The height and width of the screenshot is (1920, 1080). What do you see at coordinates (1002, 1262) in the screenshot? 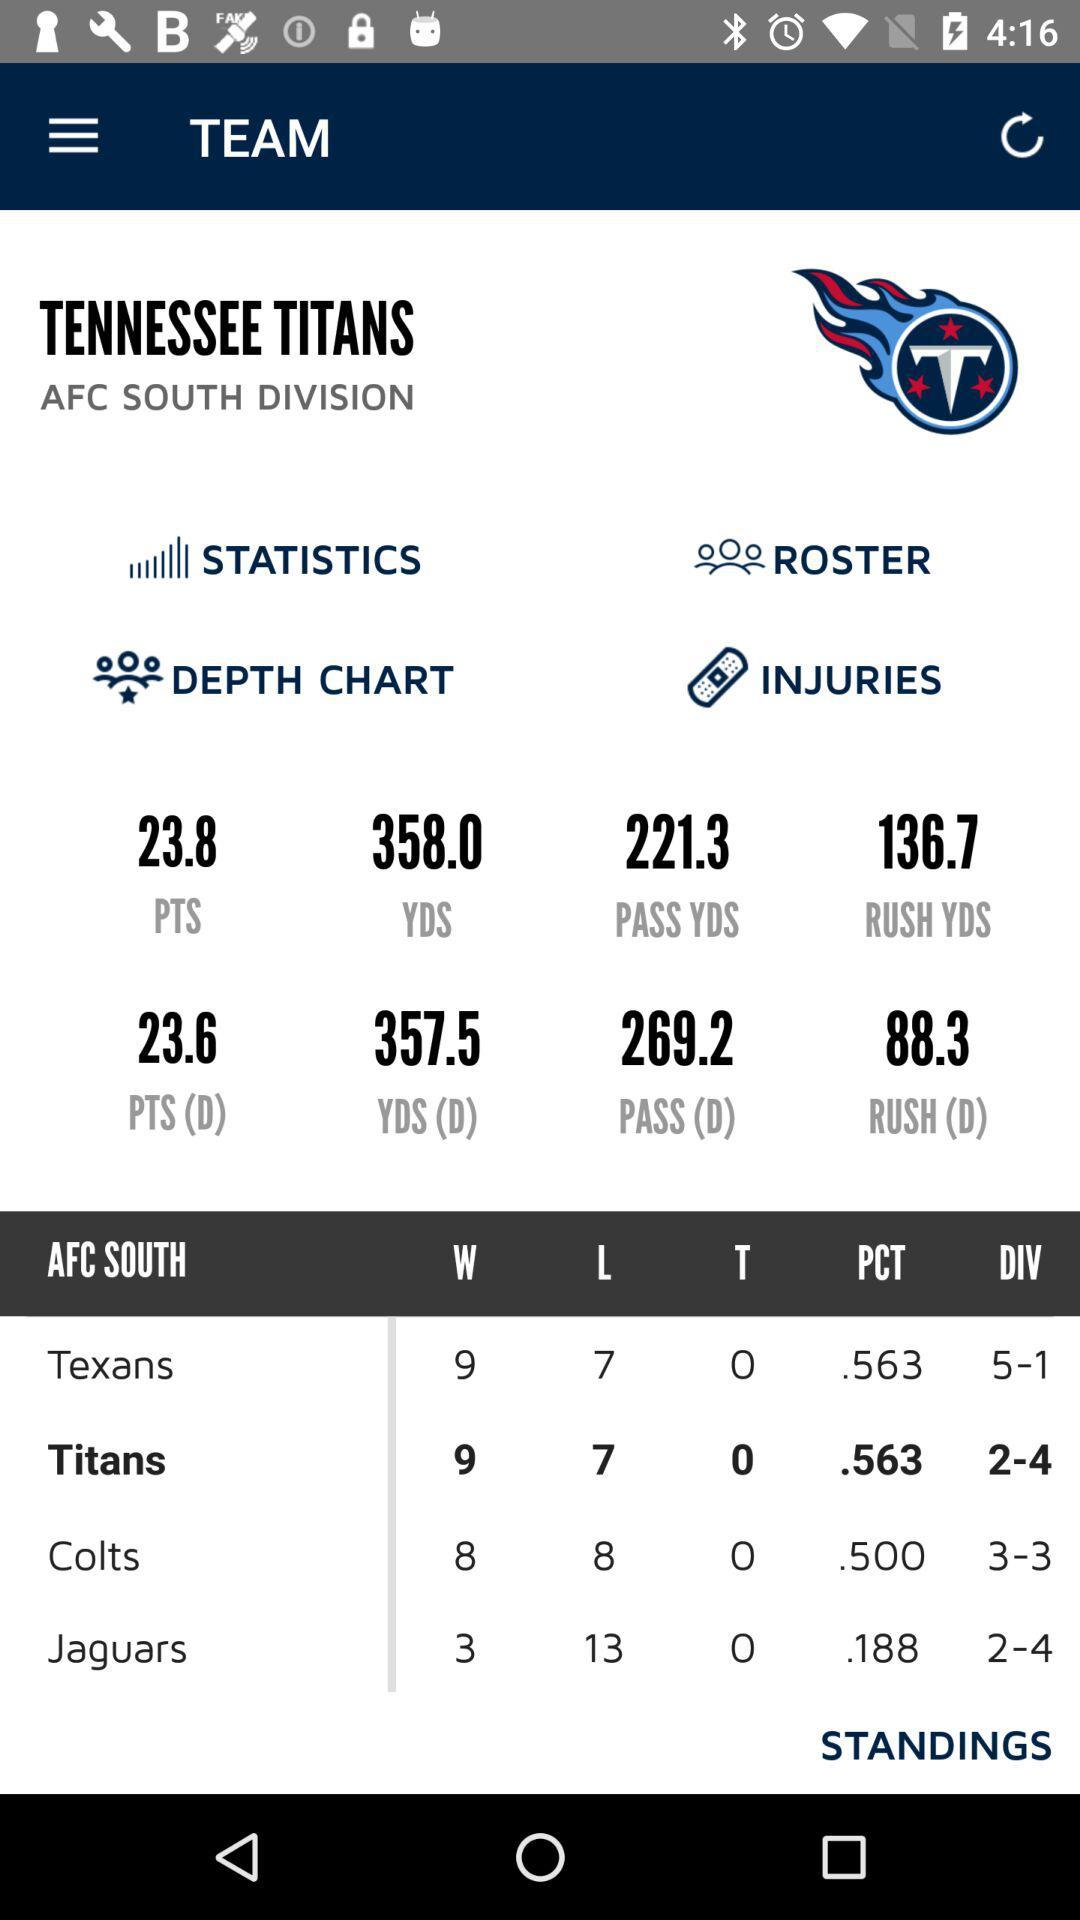
I see `the div icon` at bounding box center [1002, 1262].